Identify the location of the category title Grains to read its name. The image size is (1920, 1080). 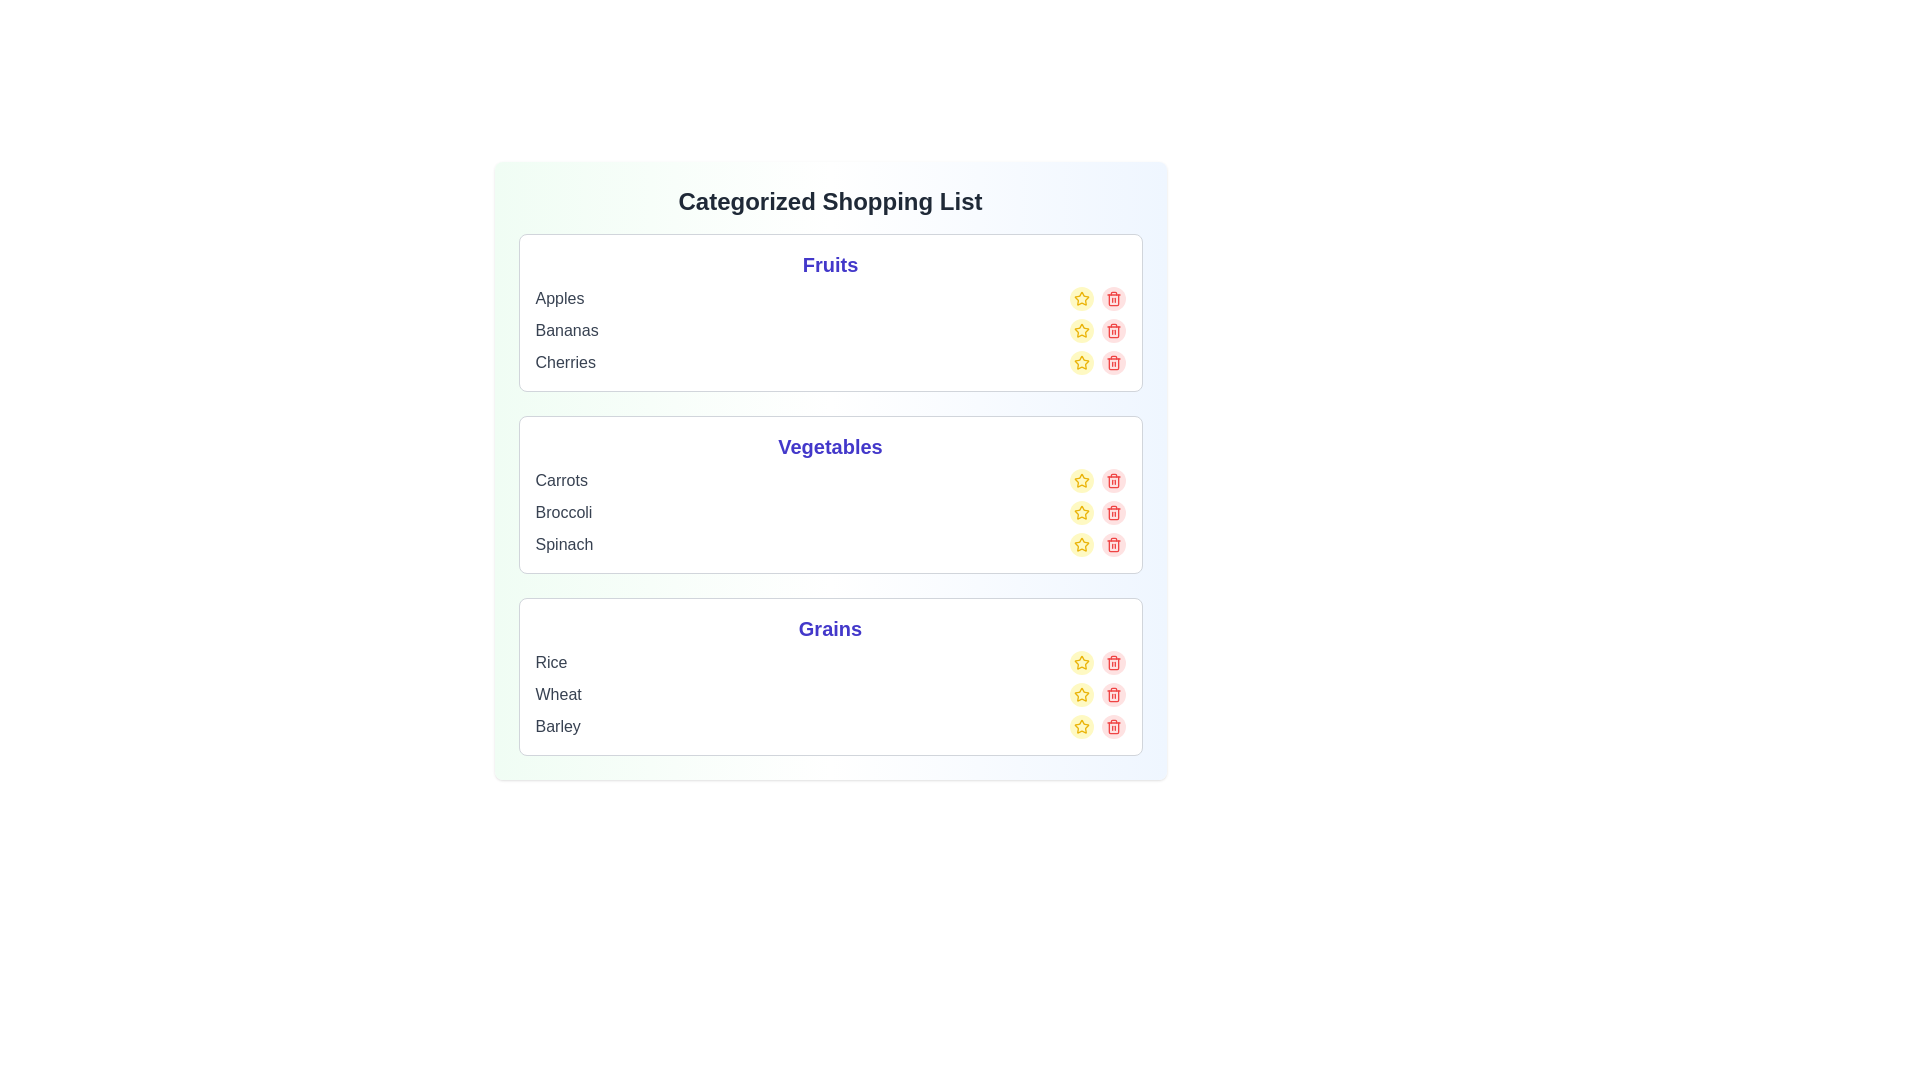
(830, 627).